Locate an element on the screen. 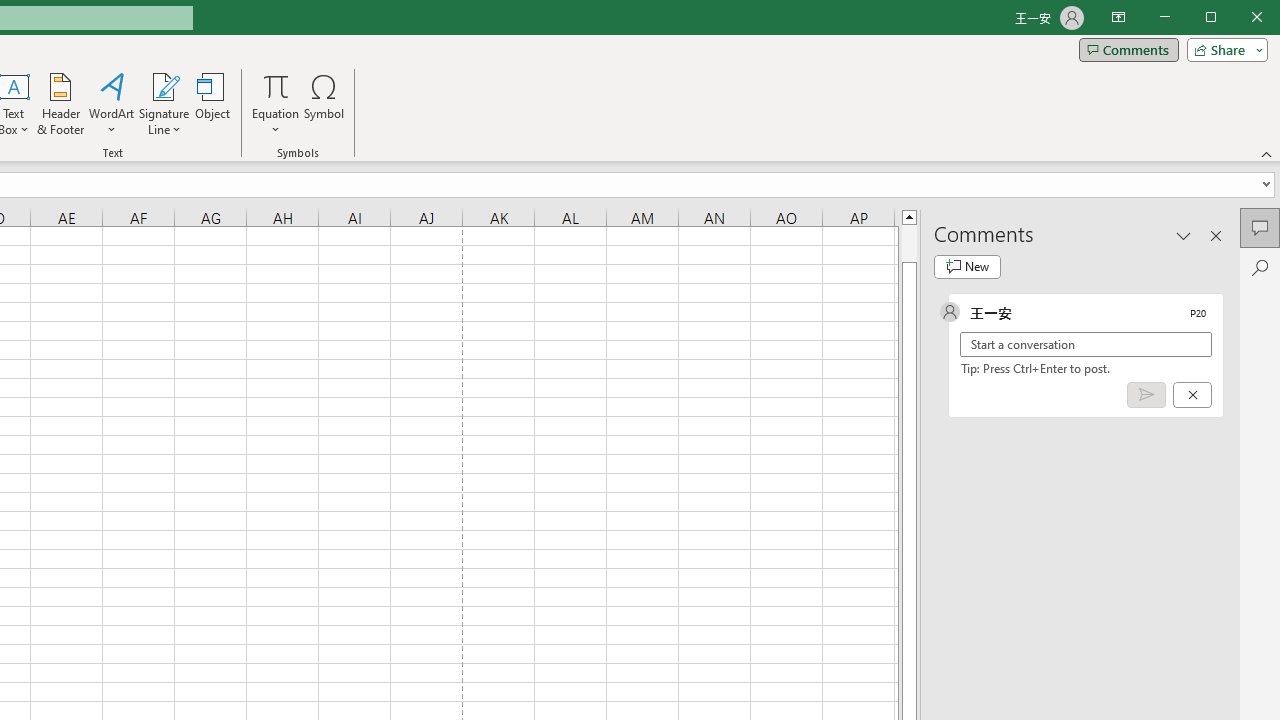 The height and width of the screenshot is (720, 1280). 'Object...' is located at coordinates (213, 104).